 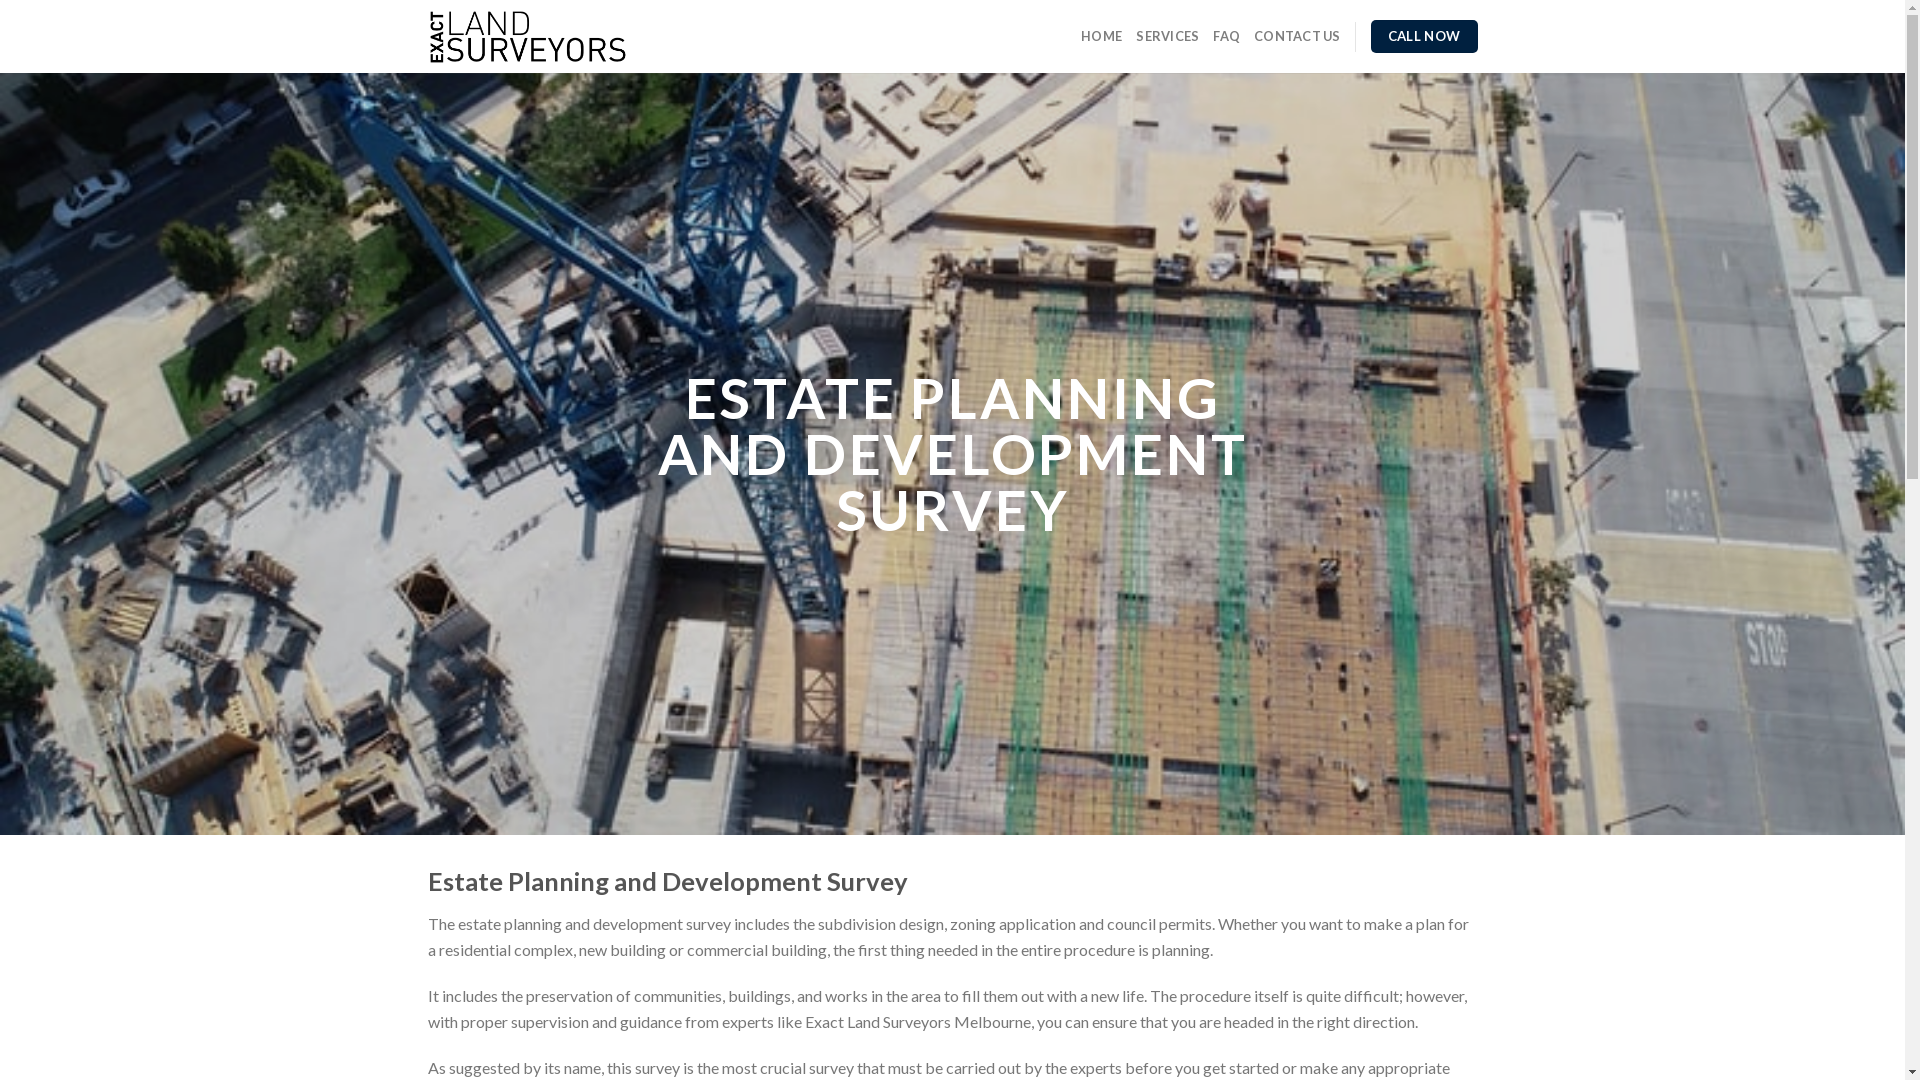 I want to click on 'SERVICES', so click(x=1167, y=35).